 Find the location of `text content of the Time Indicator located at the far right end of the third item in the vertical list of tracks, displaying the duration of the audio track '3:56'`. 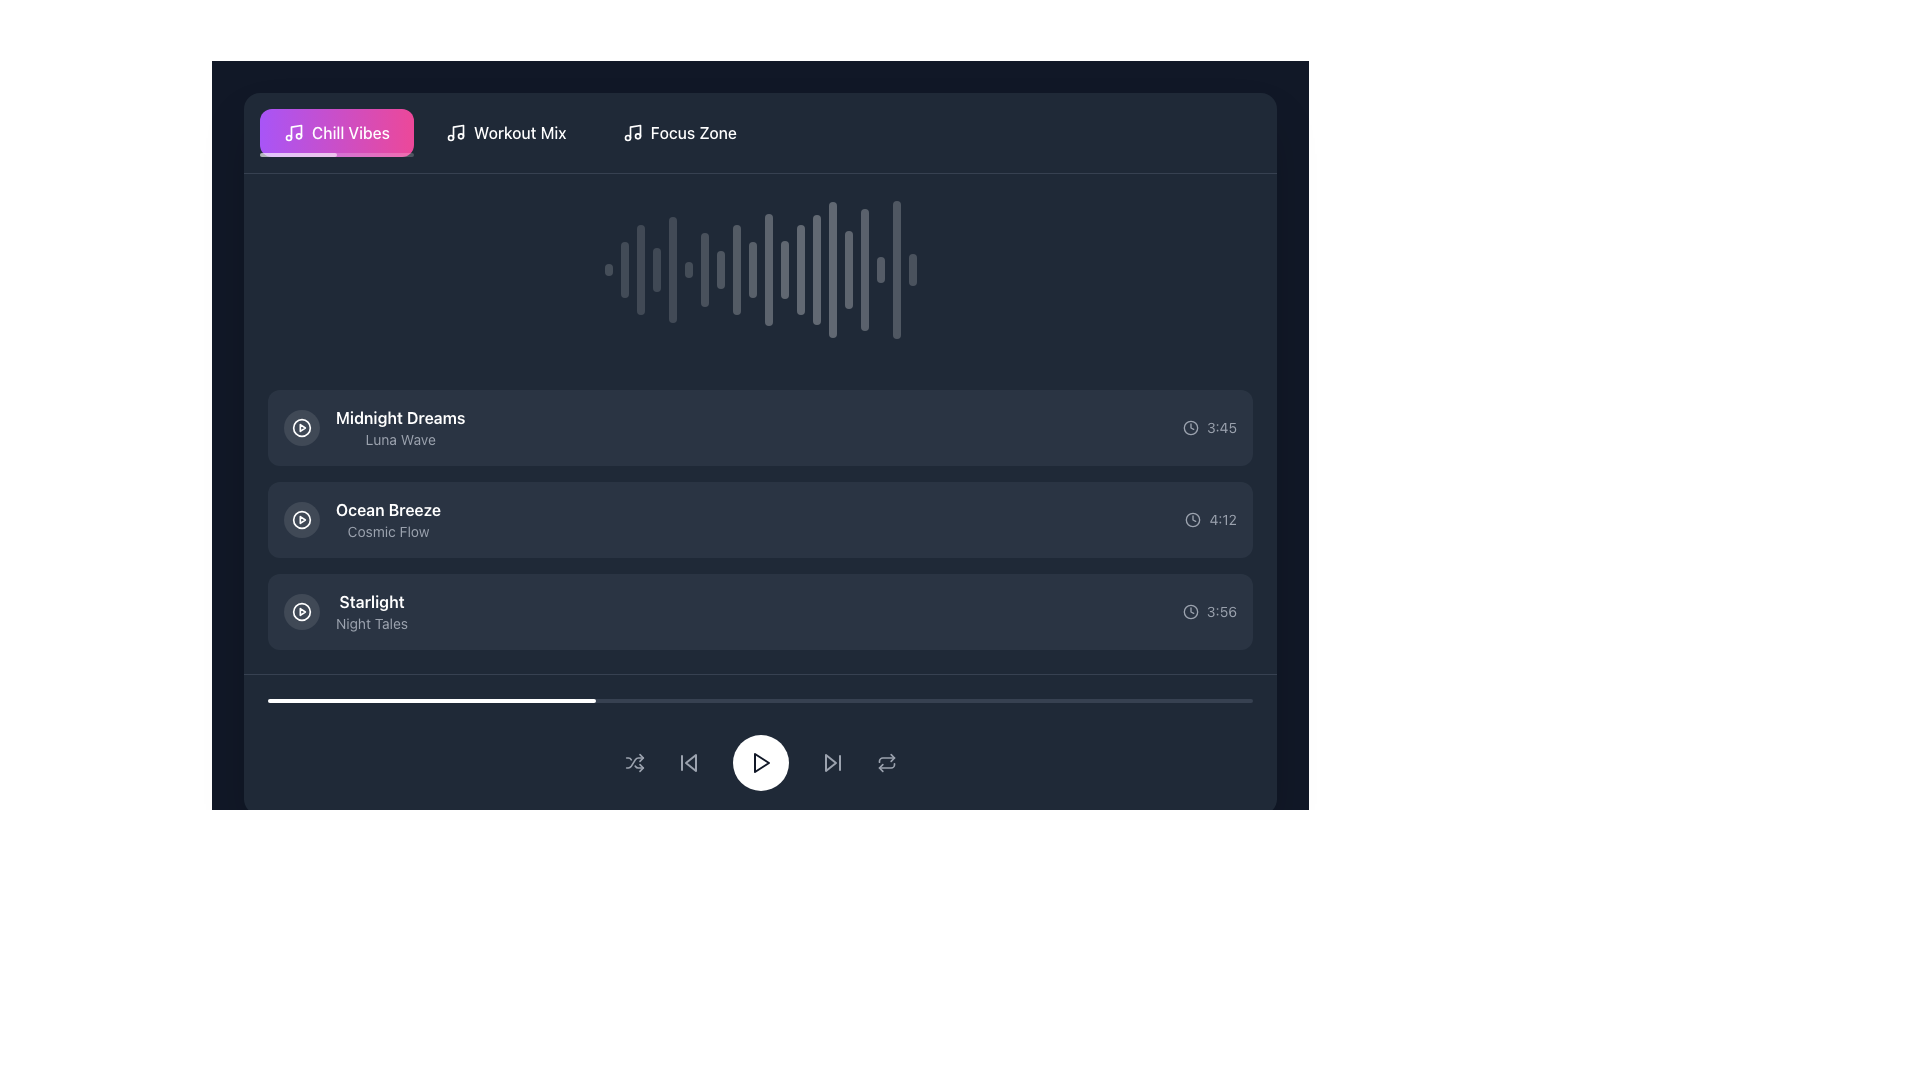

text content of the Time Indicator located at the far right end of the third item in the vertical list of tracks, displaying the duration of the audio track '3:56' is located at coordinates (1191, 611).